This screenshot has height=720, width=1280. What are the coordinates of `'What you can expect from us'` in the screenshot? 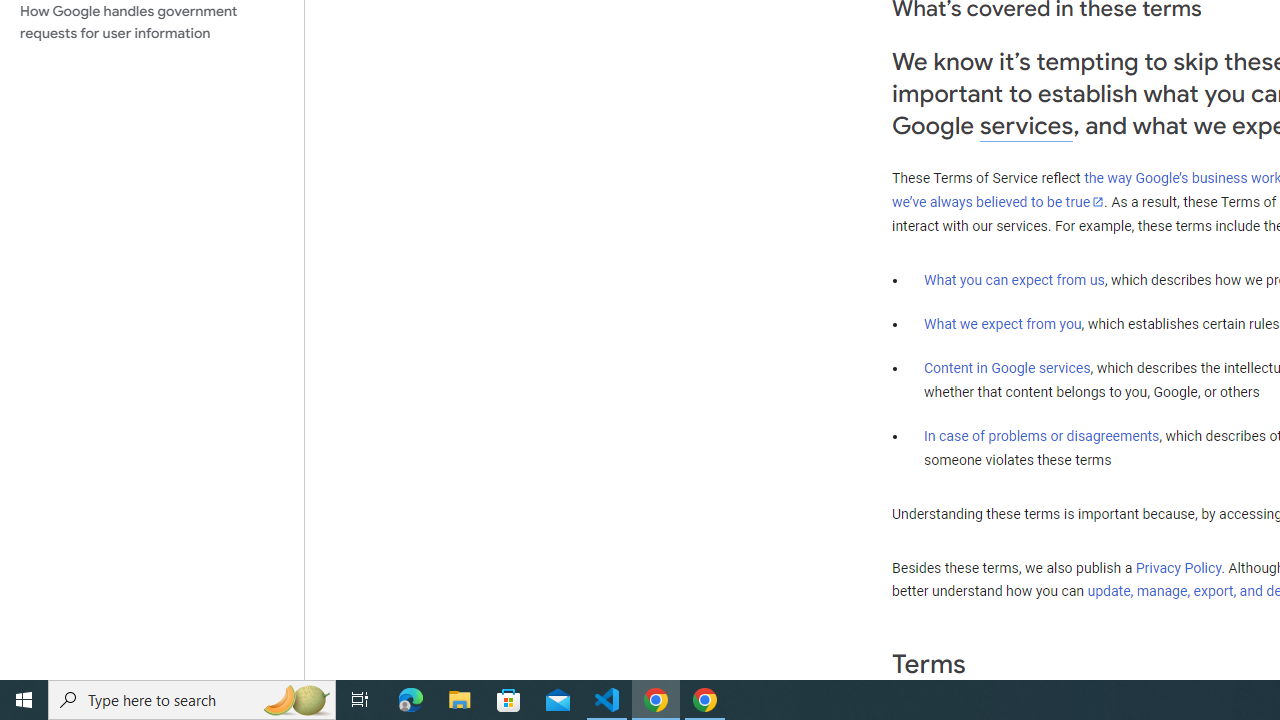 It's located at (1014, 279).